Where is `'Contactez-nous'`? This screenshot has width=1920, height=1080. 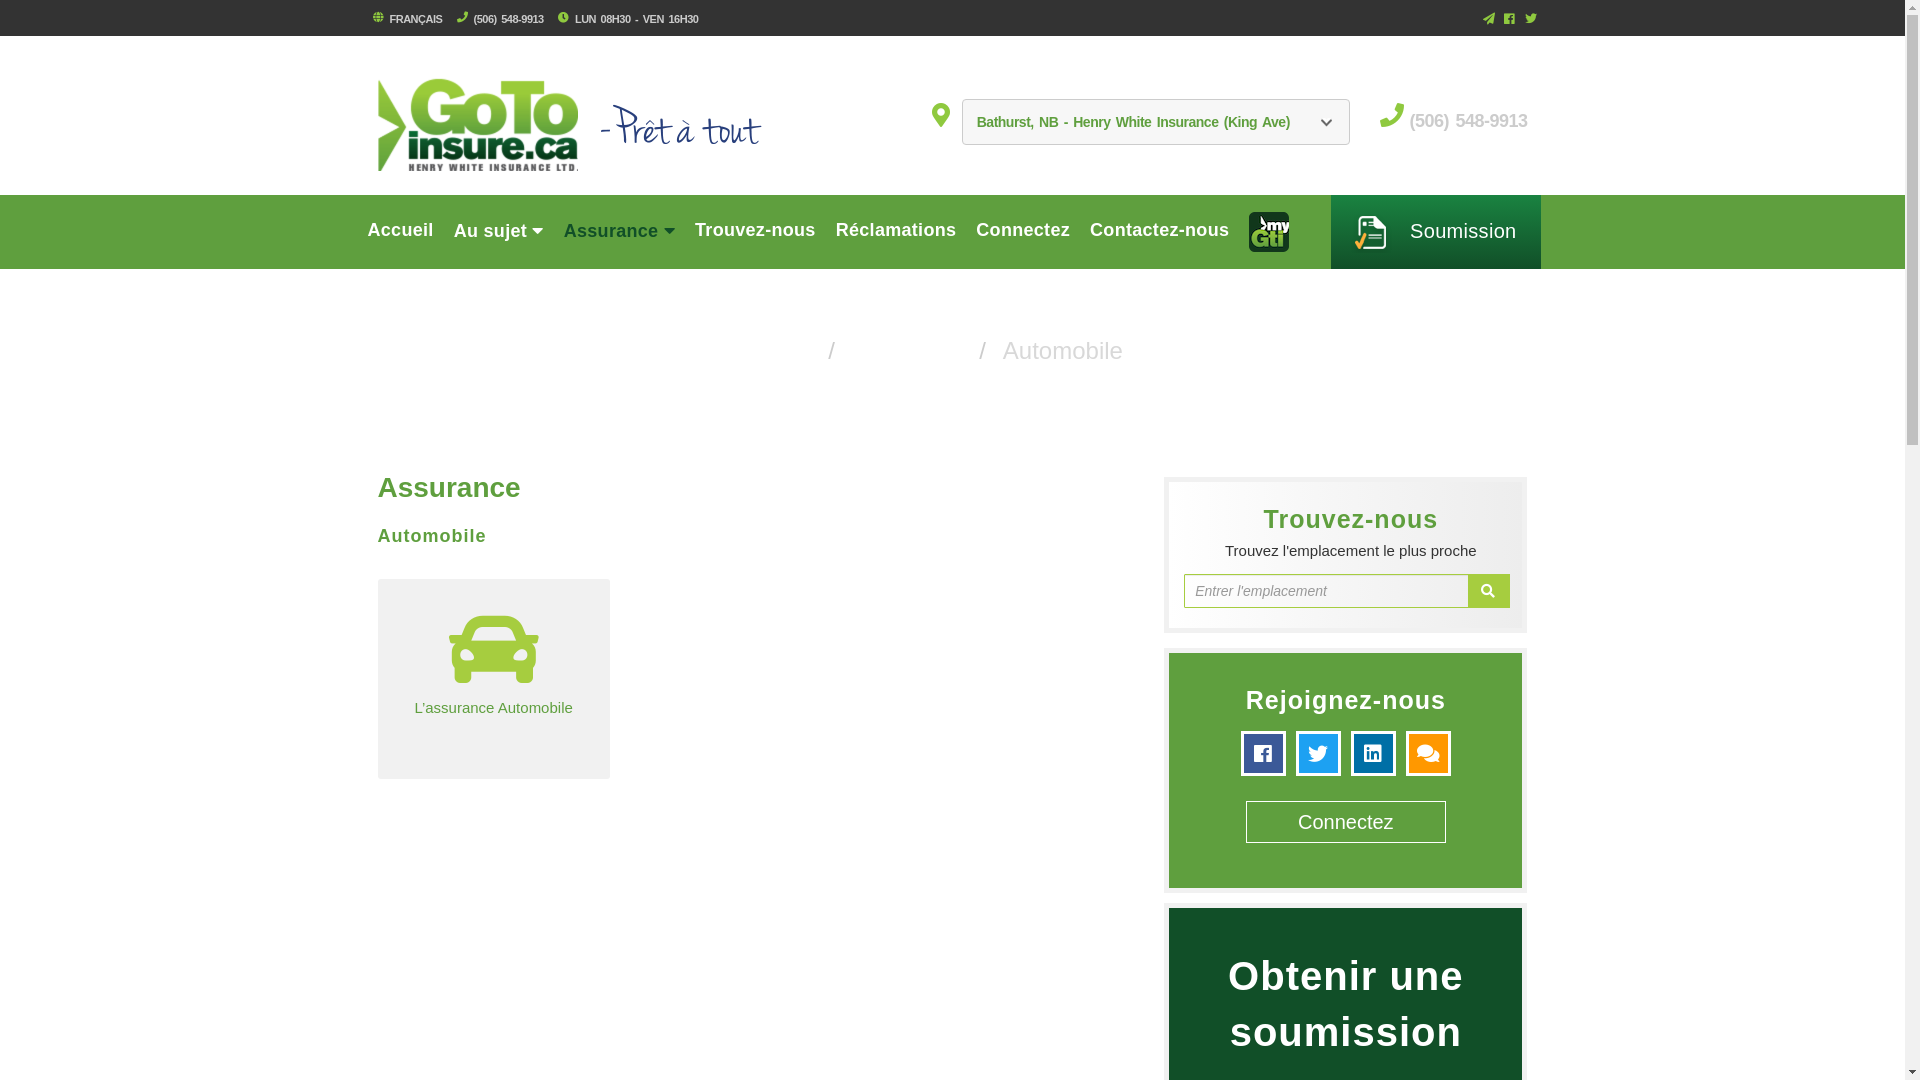 'Contactez-nous' is located at coordinates (1159, 229).